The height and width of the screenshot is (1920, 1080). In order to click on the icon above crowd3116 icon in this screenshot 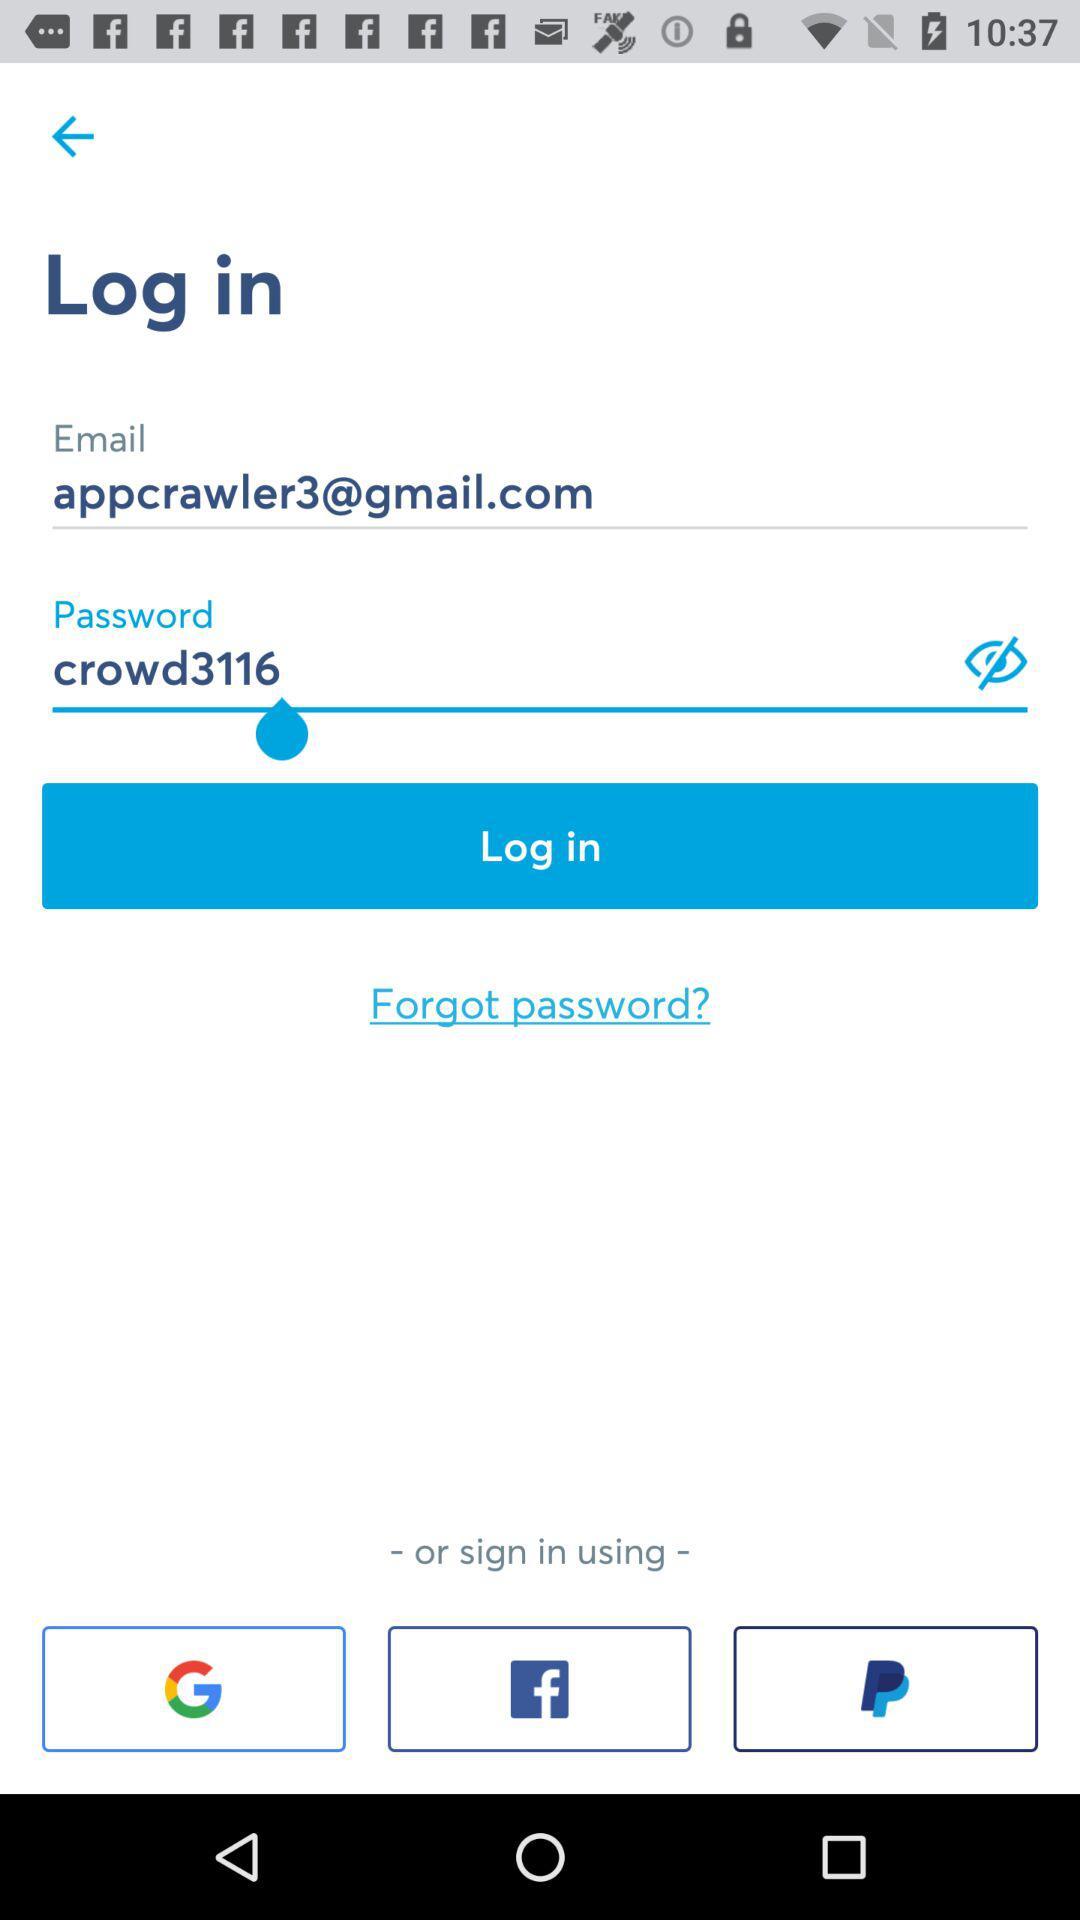, I will do `click(540, 462)`.